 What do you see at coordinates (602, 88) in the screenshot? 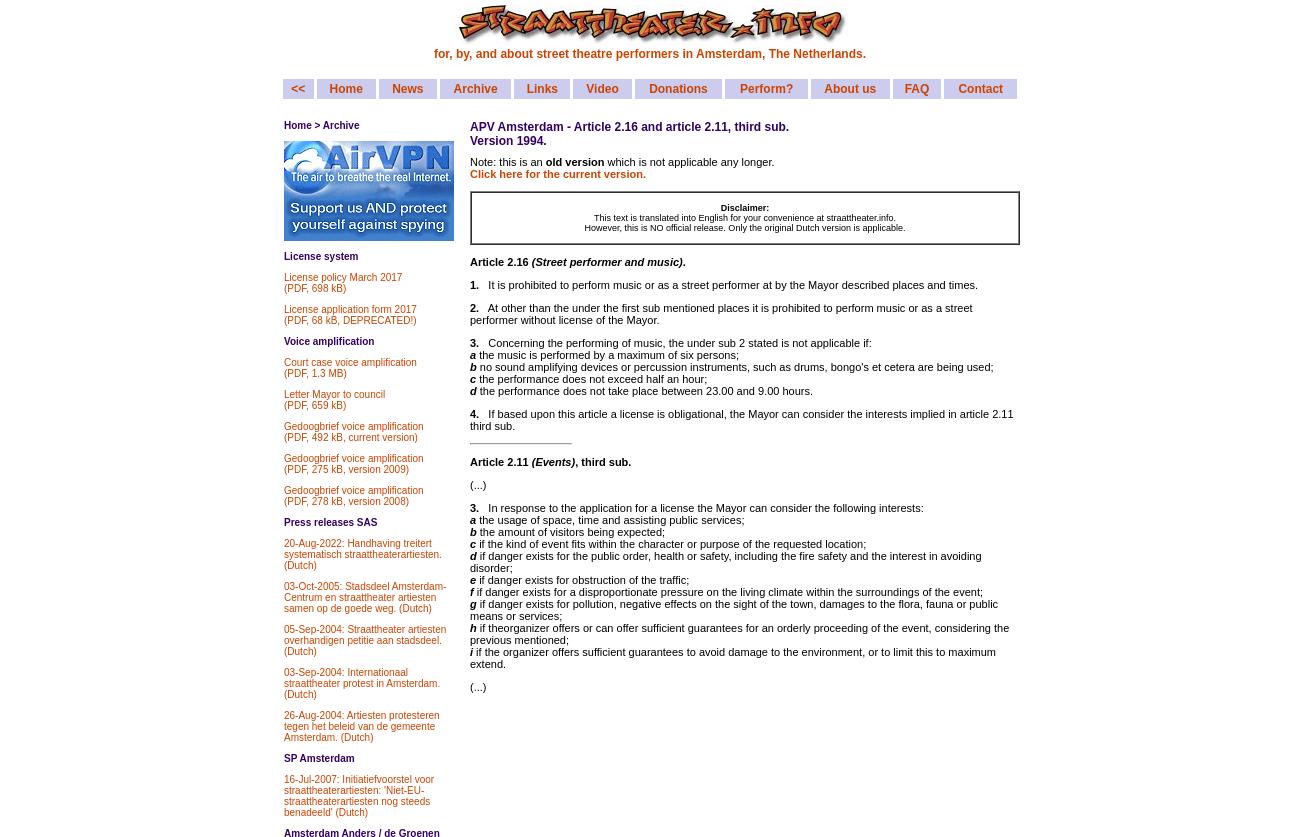
I see `'Video'` at bounding box center [602, 88].